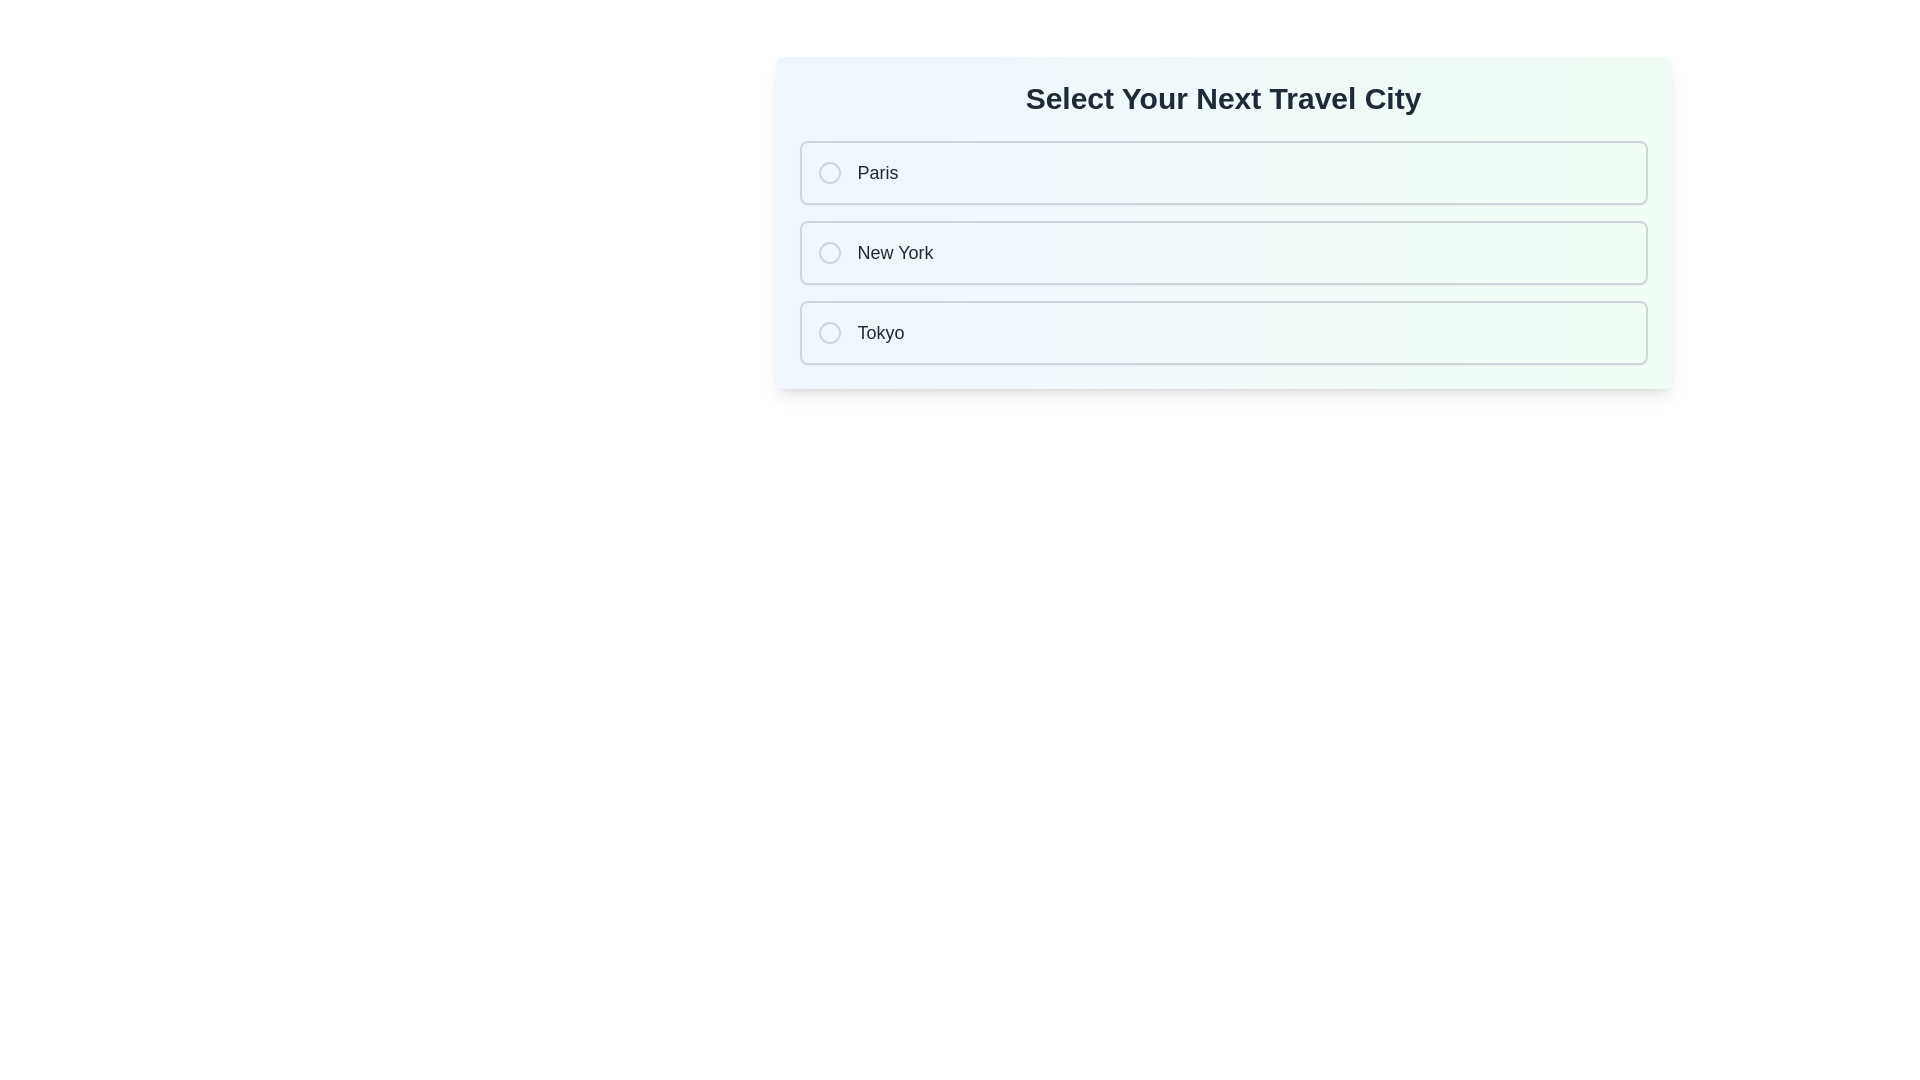 The width and height of the screenshot is (1920, 1080). What do you see at coordinates (829, 252) in the screenshot?
I see `the radio button located to the left of the 'New York' label` at bounding box center [829, 252].